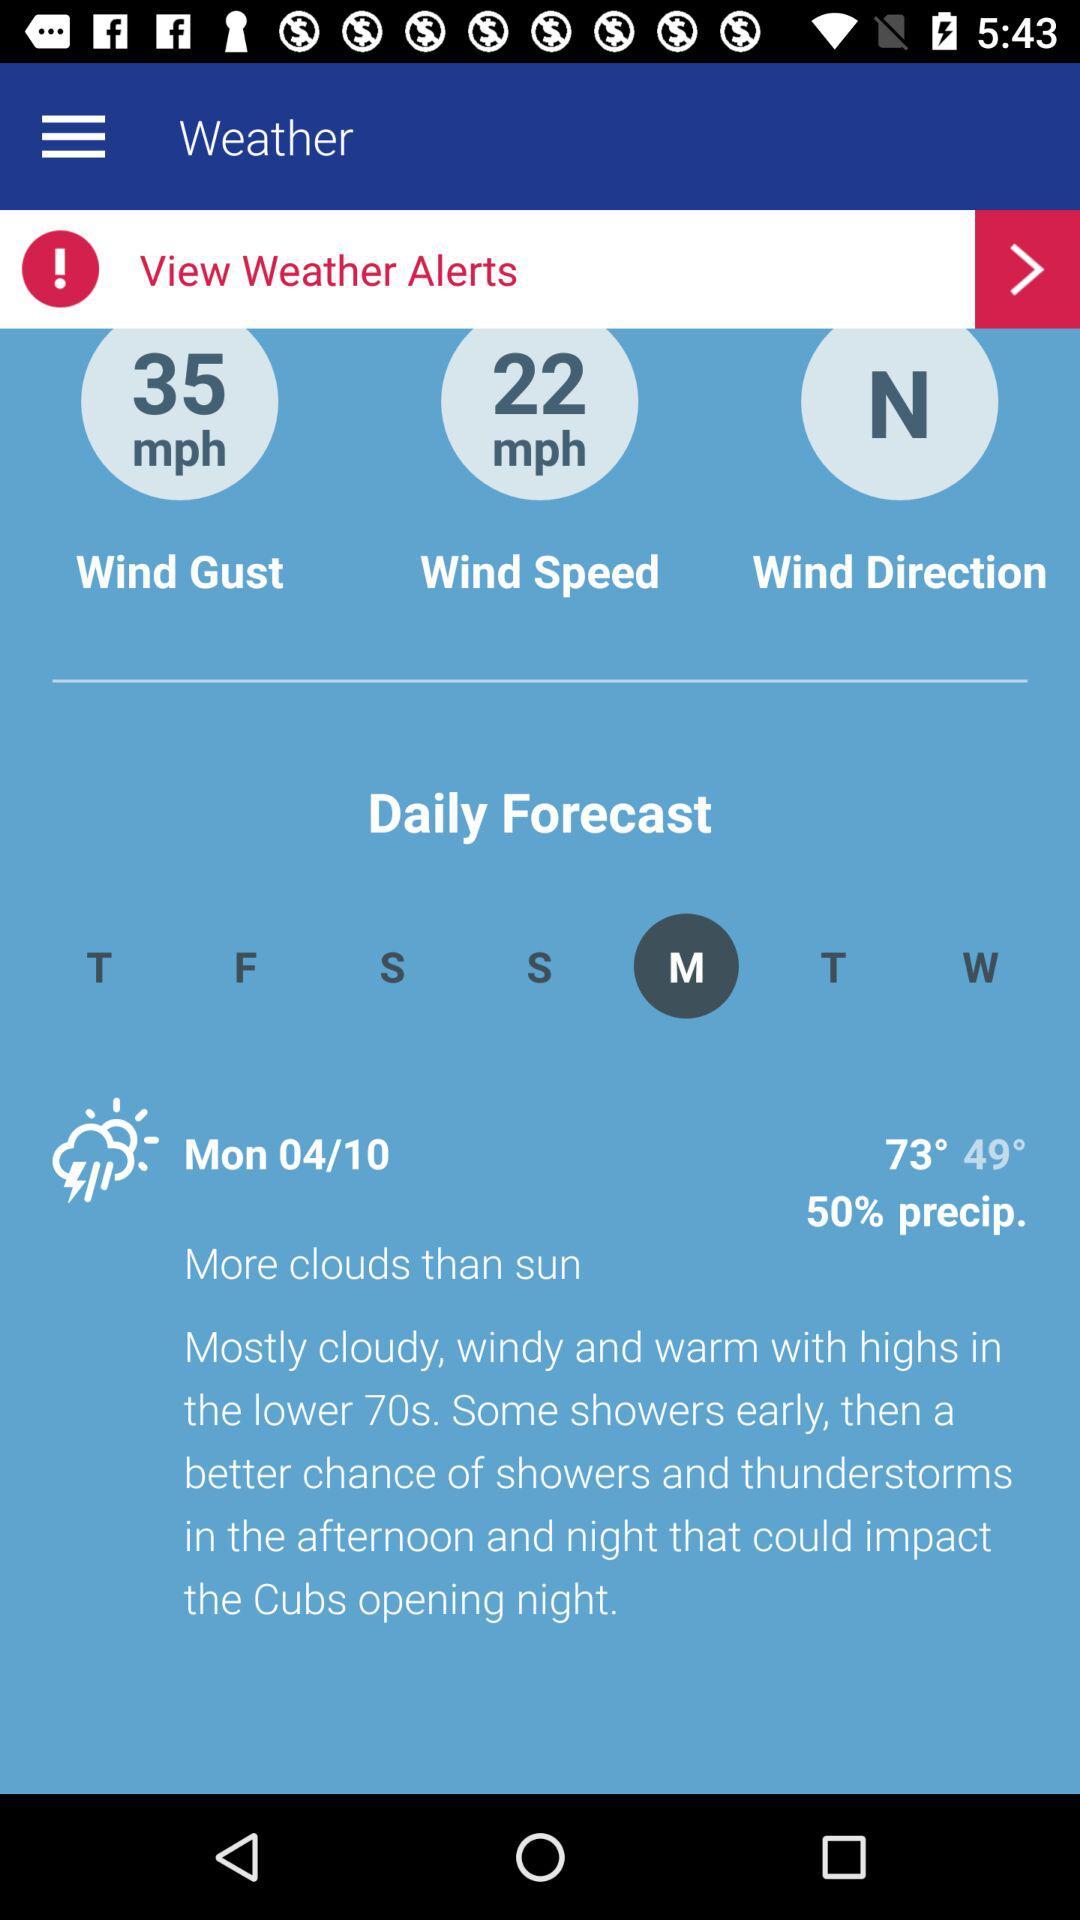  I want to click on more options for weather, so click(72, 135).